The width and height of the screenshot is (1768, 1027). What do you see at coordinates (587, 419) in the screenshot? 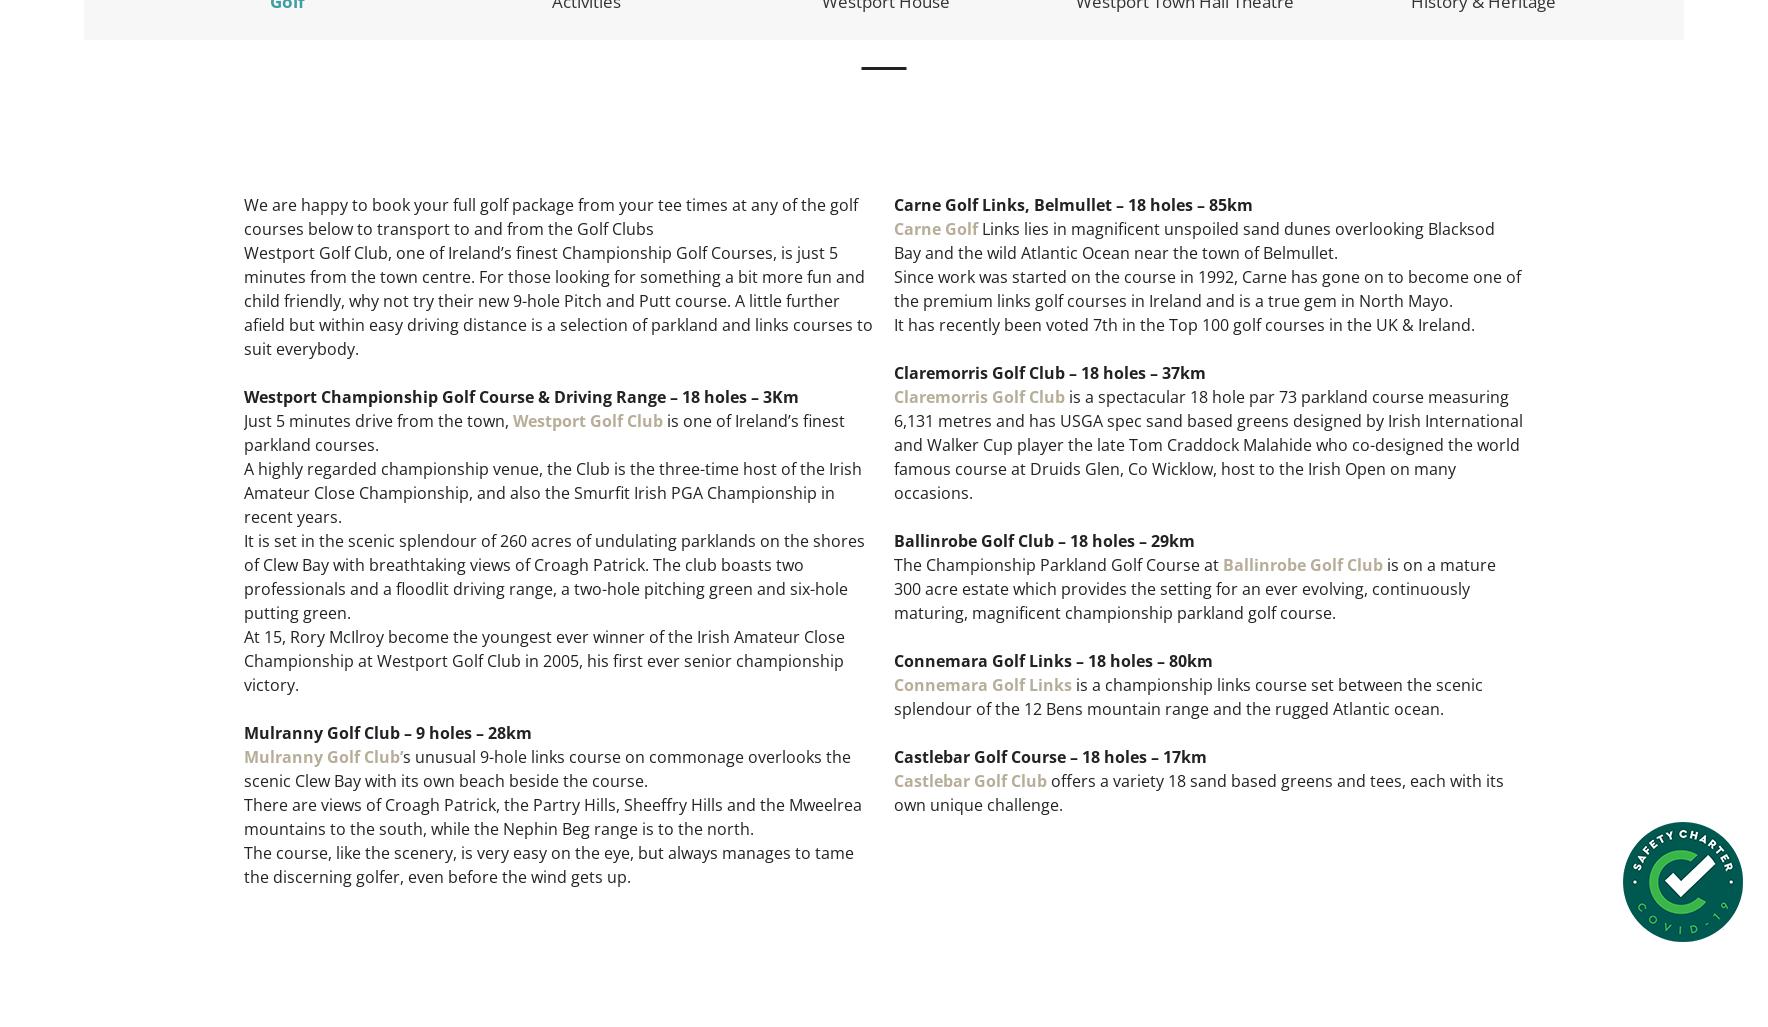
I see `'Westport Golf Club'` at bounding box center [587, 419].